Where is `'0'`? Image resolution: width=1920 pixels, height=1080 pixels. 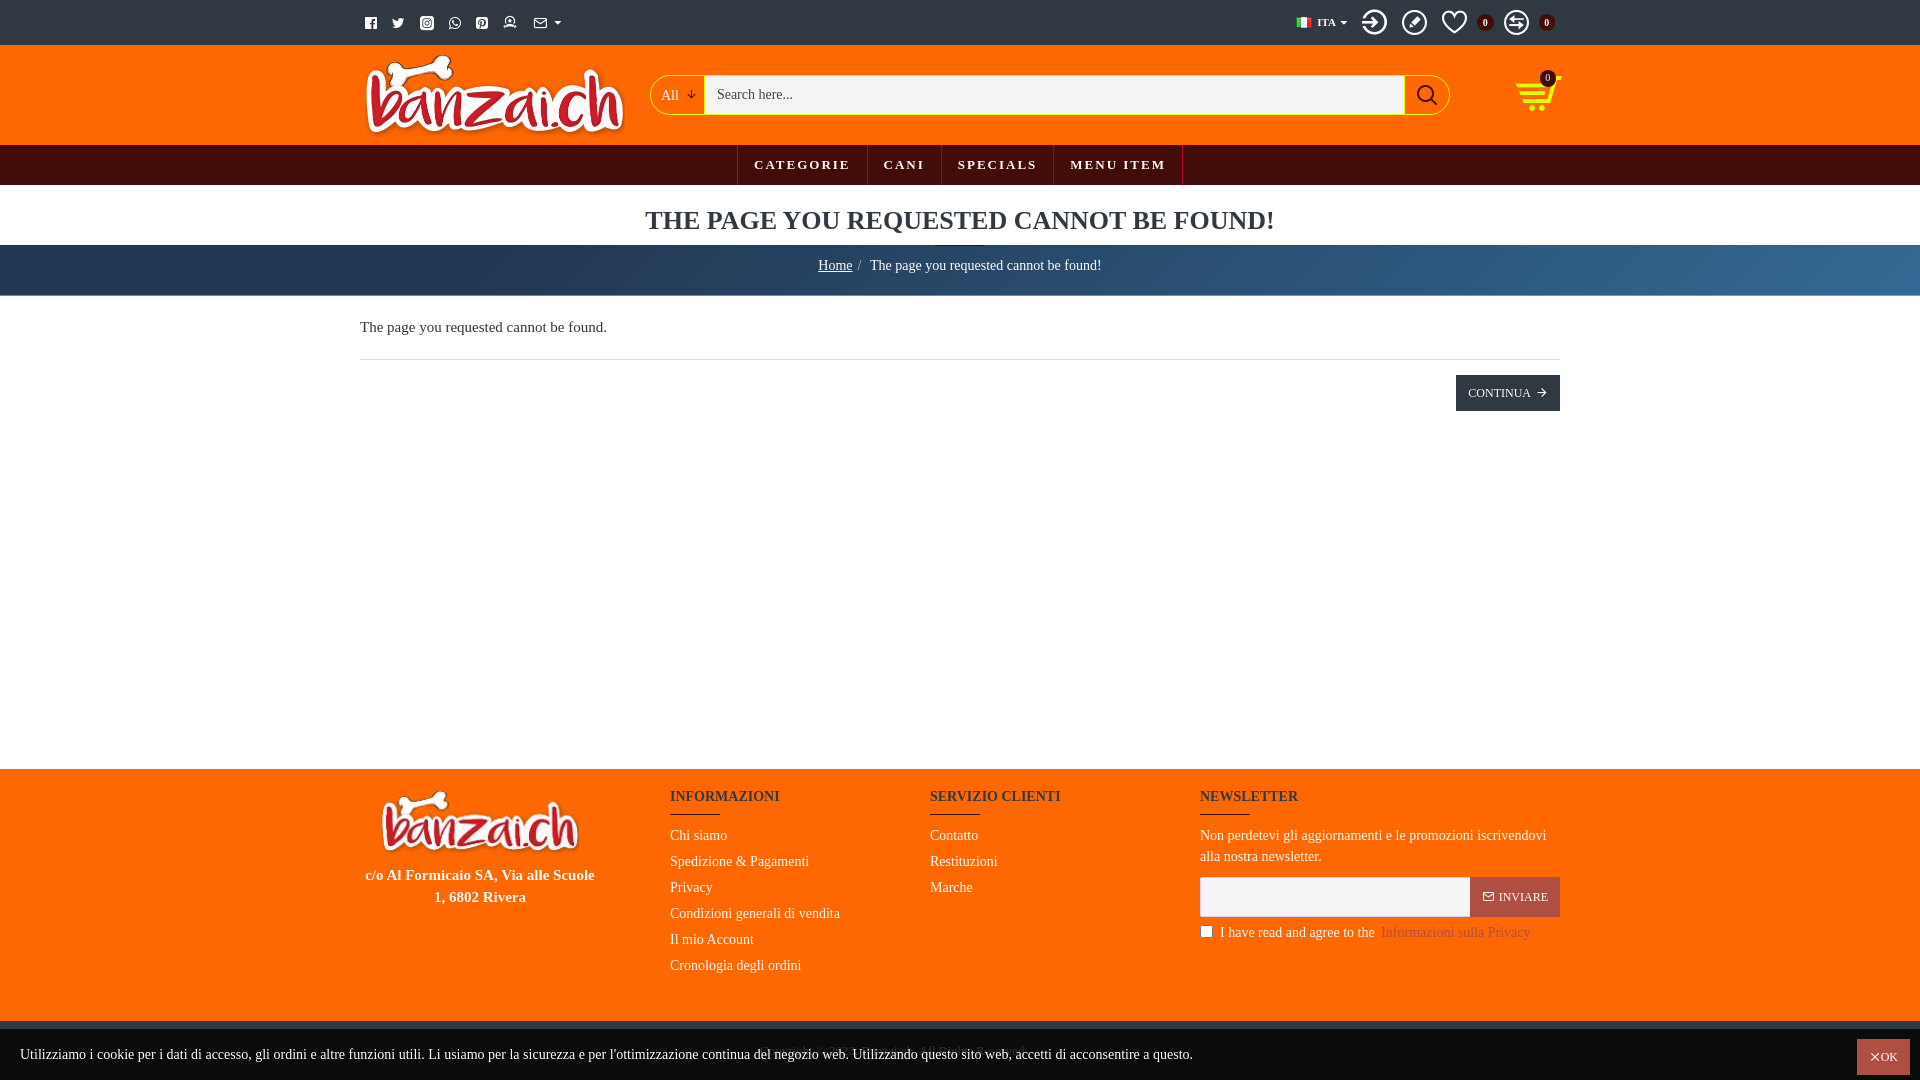 '0' is located at coordinates (1528, 22).